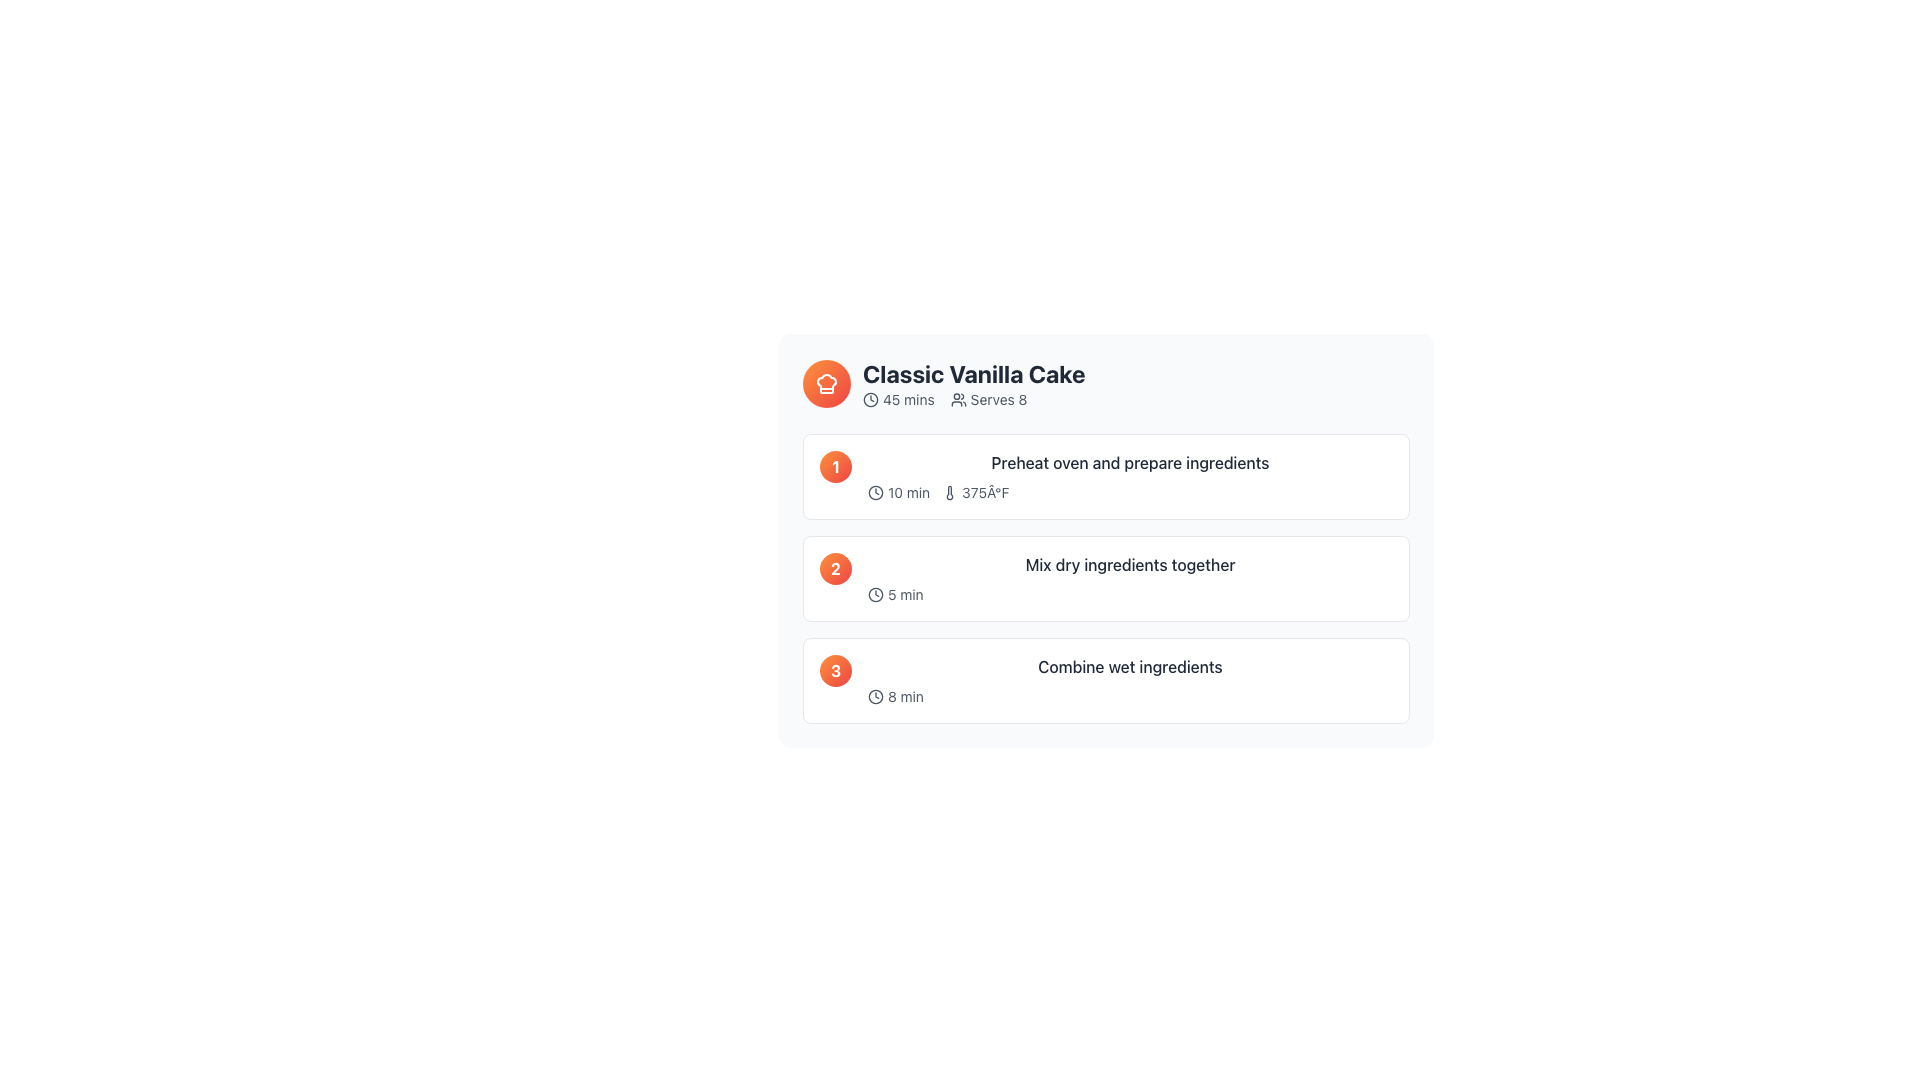 Image resolution: width=1920 pixels, height=1080 pixels. What do you see at coordinates (826, 384) in the screenshot?
I see `the icon representing the recipe card for 'Classic Vanilla Cake', which is located in the header section of the card layout` at bounding box center [826, 384].